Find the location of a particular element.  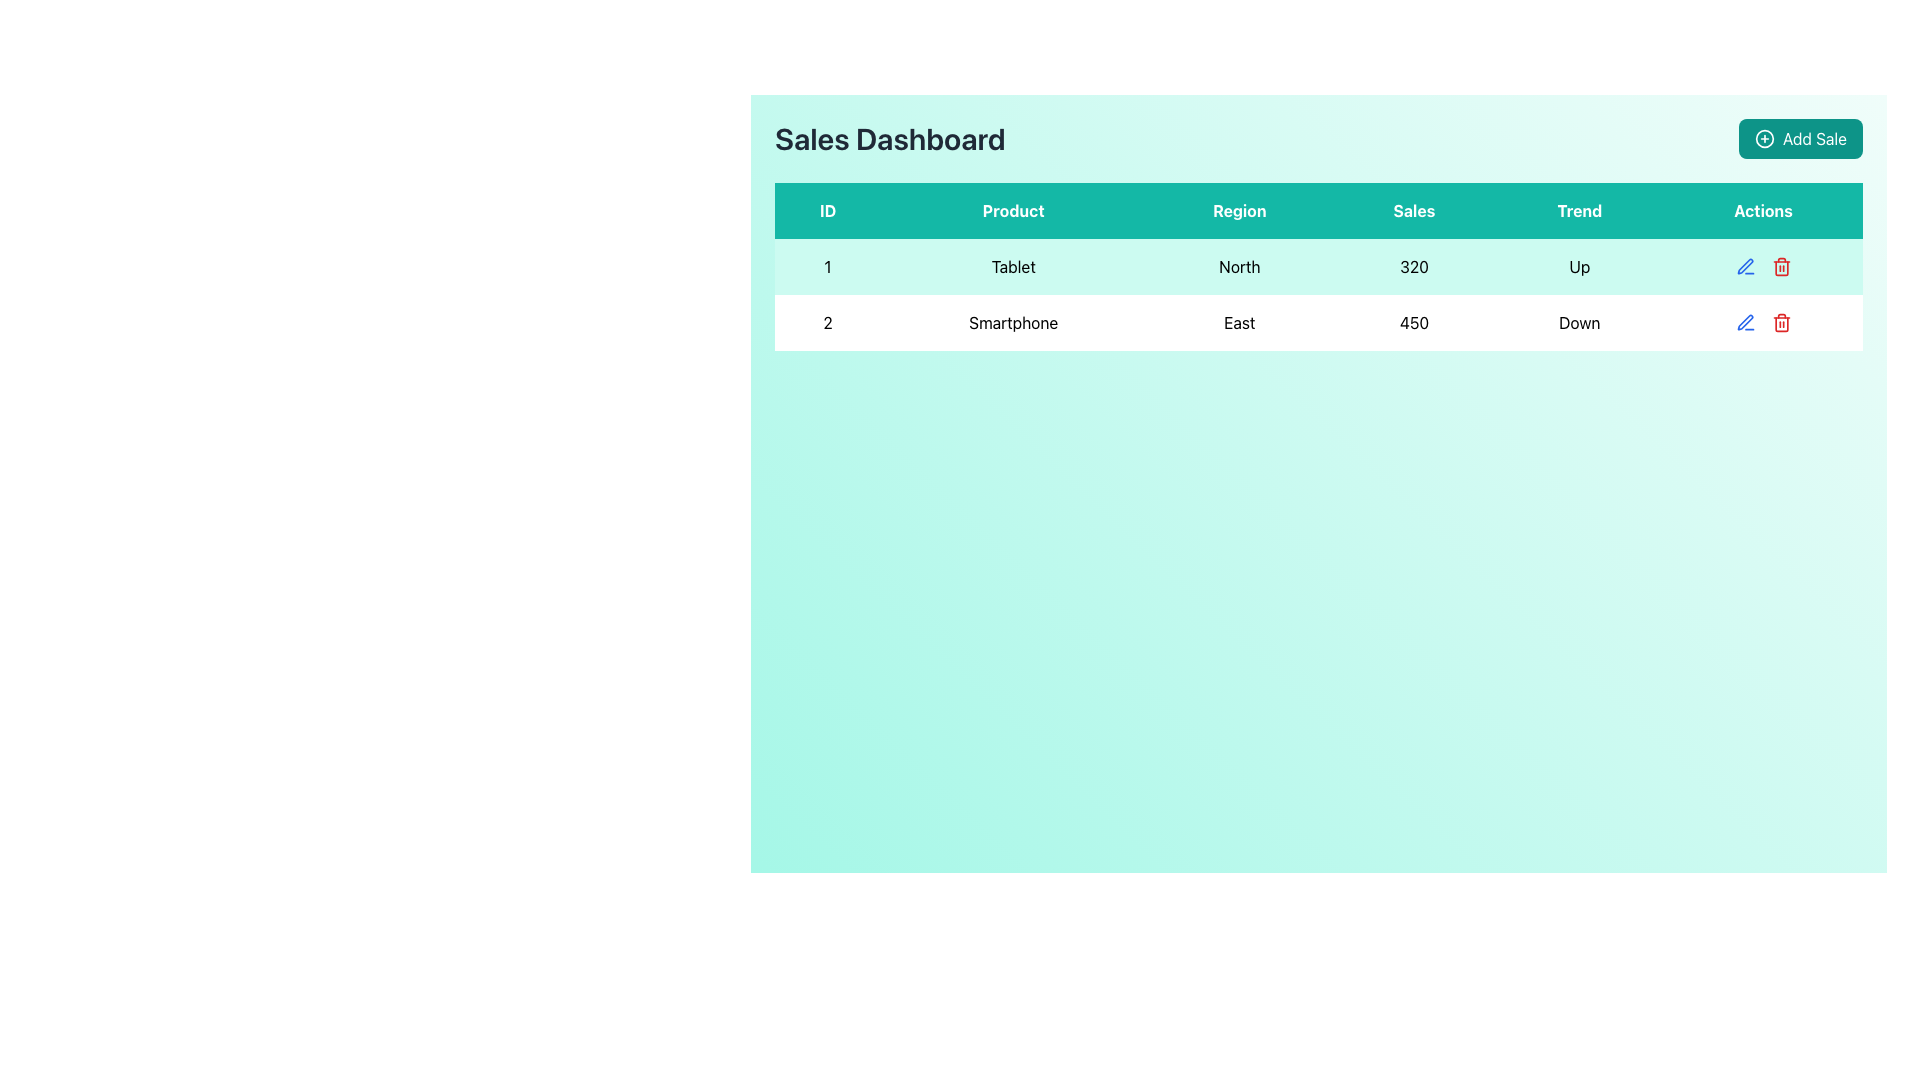

the first row of the table containing the entries '1', 'Tablet', 'North', '320', and 'Up' is located at coordinates (1319, 265).